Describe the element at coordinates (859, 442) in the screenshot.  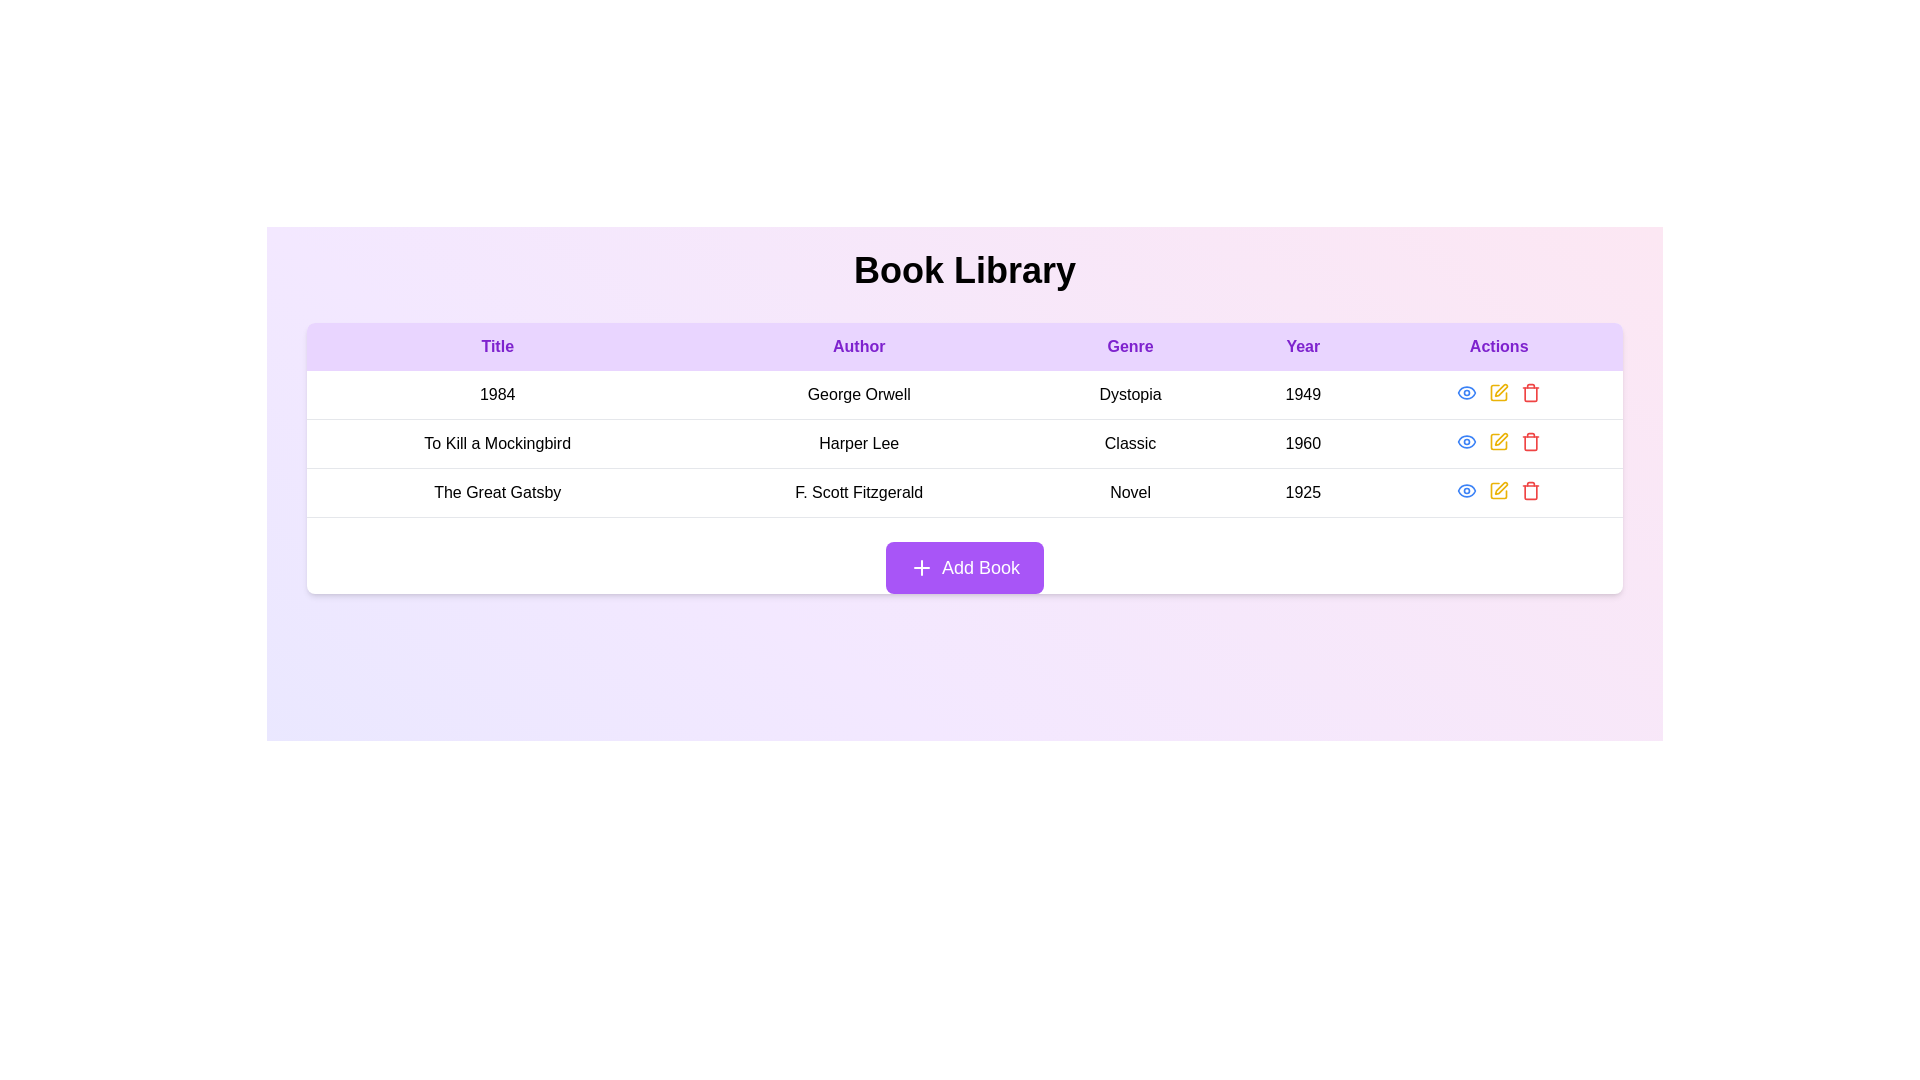
I see `the text label displaying the author's name in the second row of the 'Author' column within the book details table` at that location.